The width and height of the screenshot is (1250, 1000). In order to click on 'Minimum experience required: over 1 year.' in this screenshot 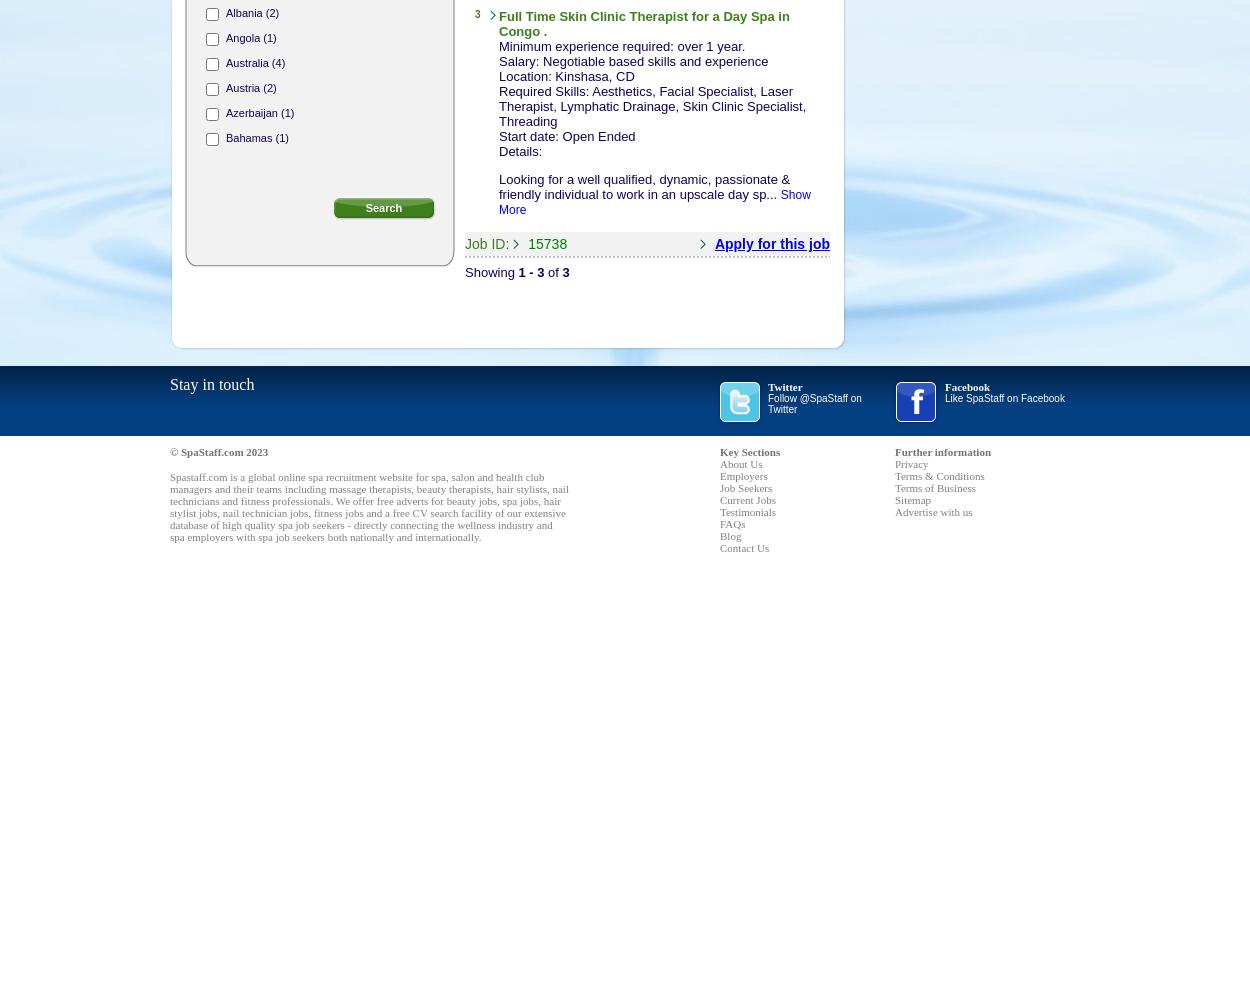, I will do `click(498, 45)`.